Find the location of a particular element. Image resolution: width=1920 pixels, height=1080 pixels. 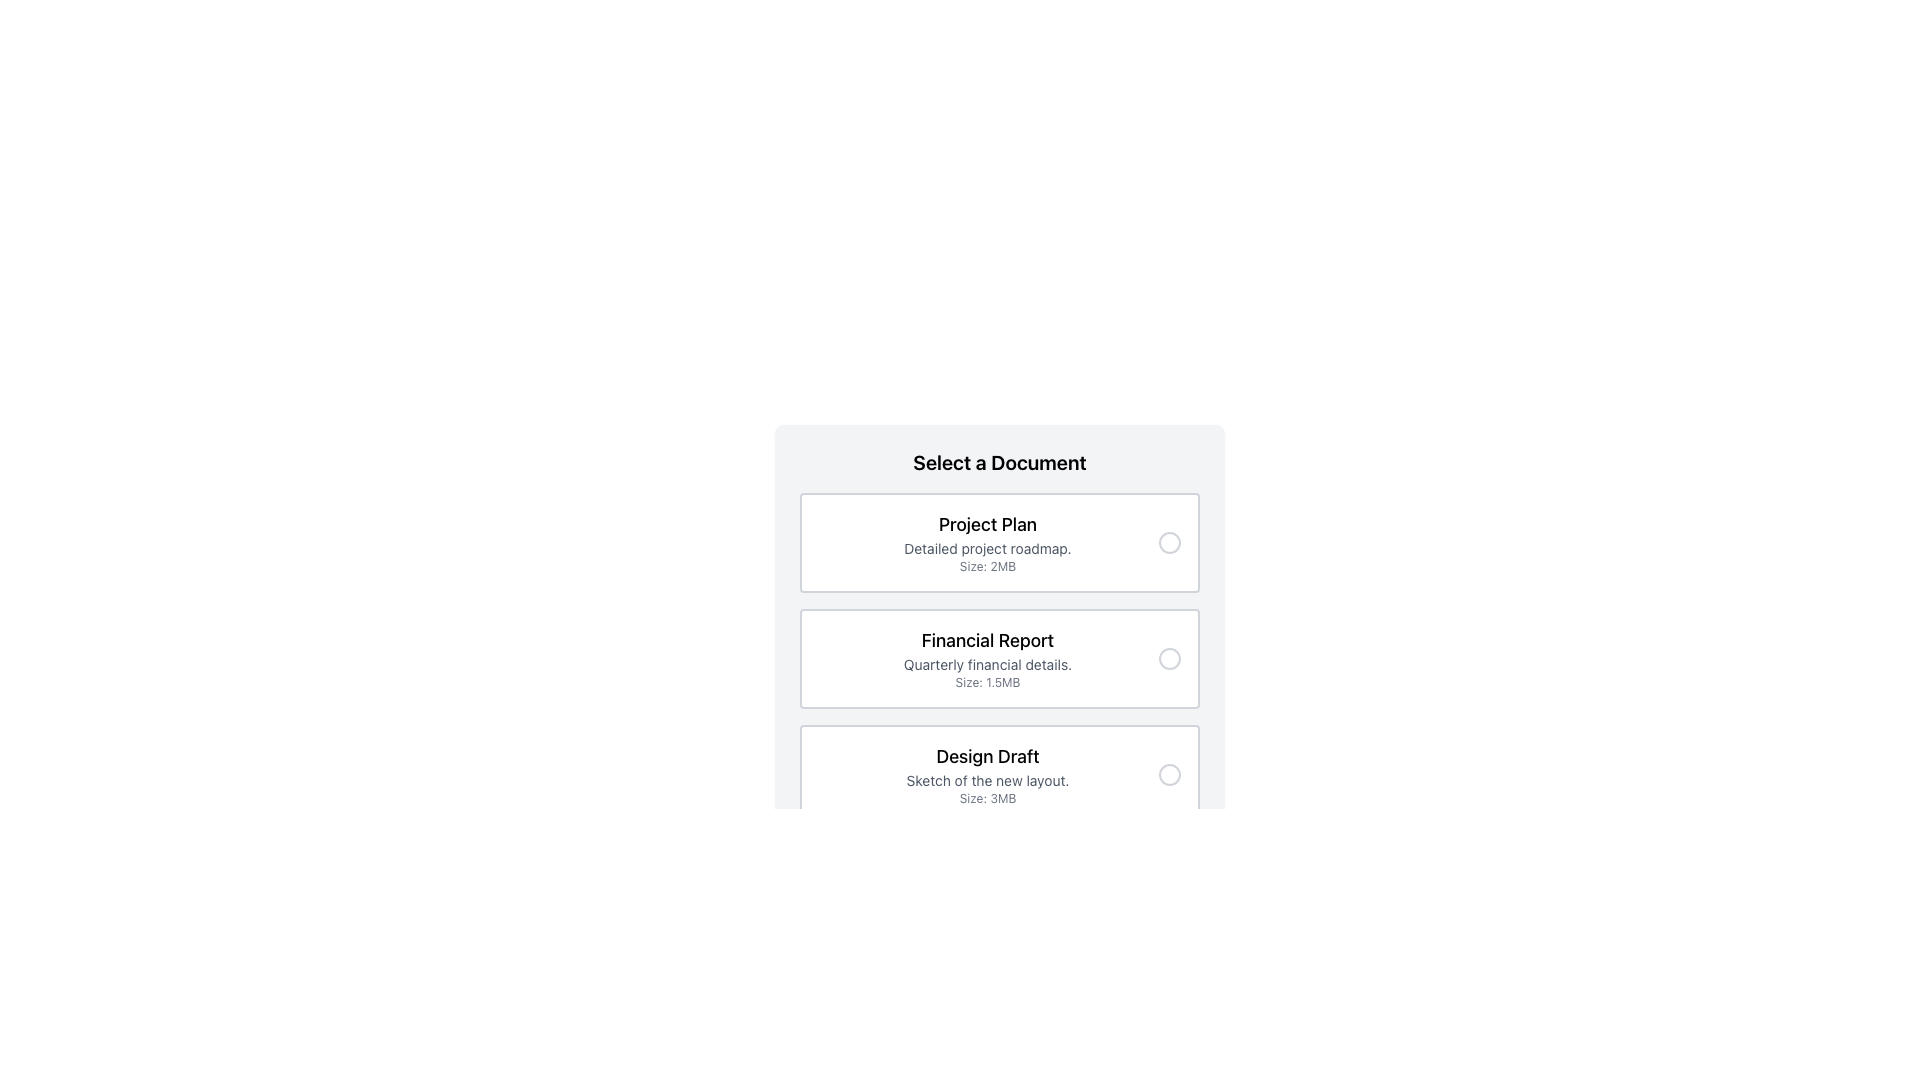

the static text label reading 'Size: 3MB', which is styled in a small gray font and positioned below the 'Design Draft' heading is located at coordinates (988, 797).